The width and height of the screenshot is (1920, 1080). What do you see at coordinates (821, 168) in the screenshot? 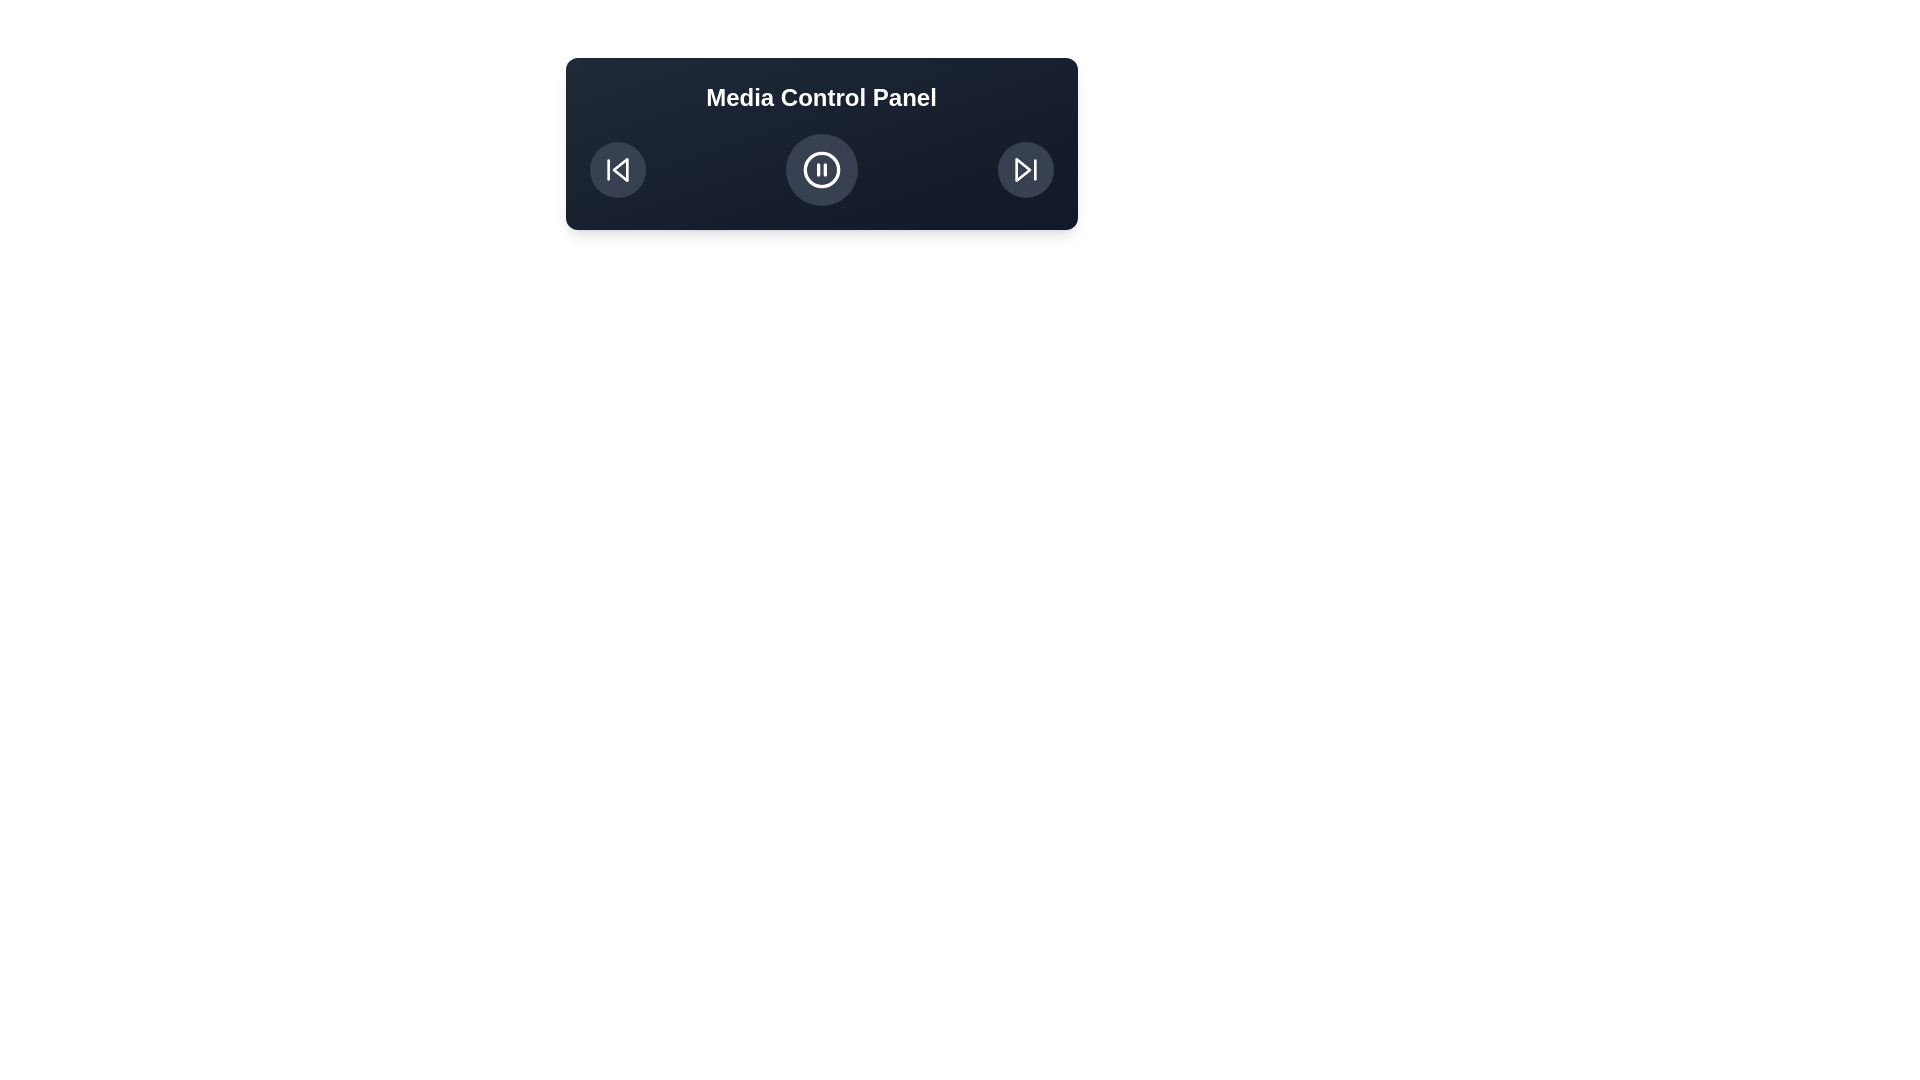
I see `the circular outline element surrounding the pause icon` at bounding box center [821, 168].